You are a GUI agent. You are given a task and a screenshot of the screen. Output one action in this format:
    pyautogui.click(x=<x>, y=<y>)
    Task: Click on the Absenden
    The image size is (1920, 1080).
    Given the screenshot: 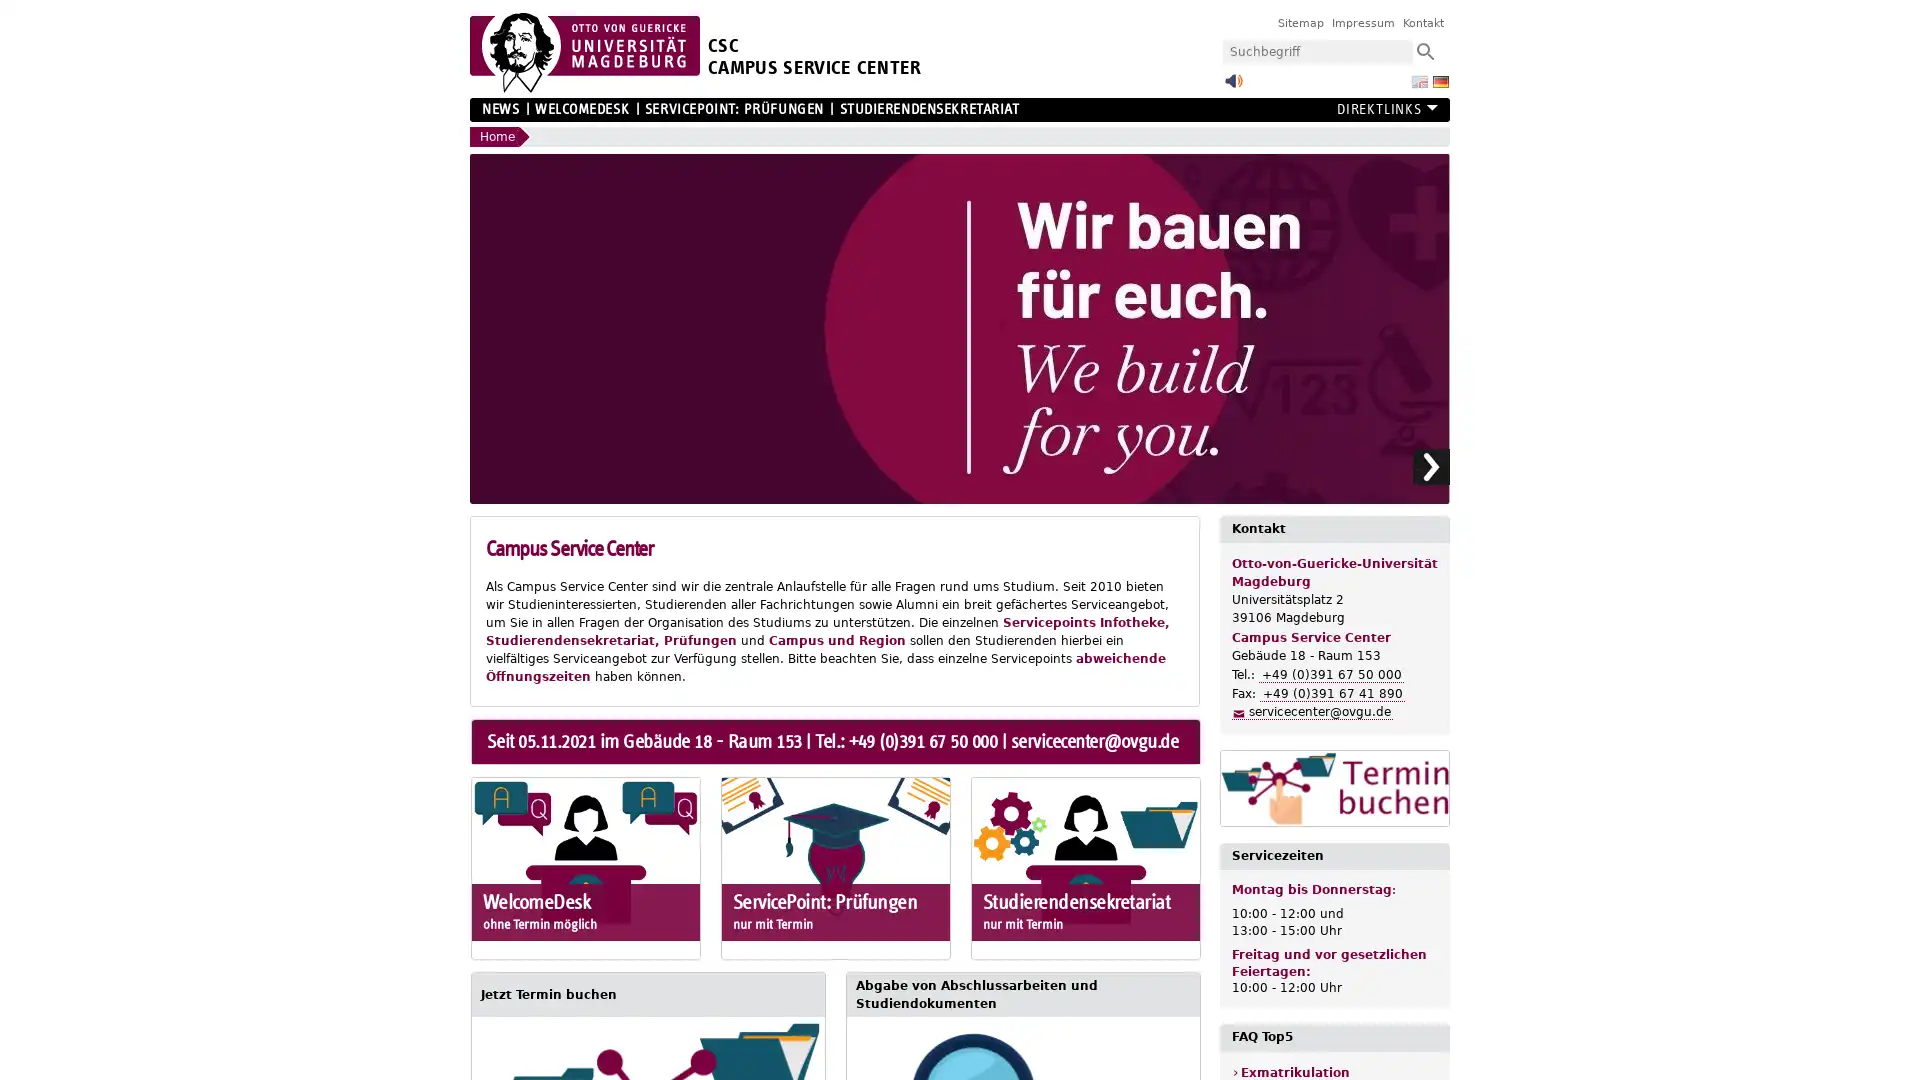 What is the action you would take?
    pyautogui.click(x=1424, y=50)
    